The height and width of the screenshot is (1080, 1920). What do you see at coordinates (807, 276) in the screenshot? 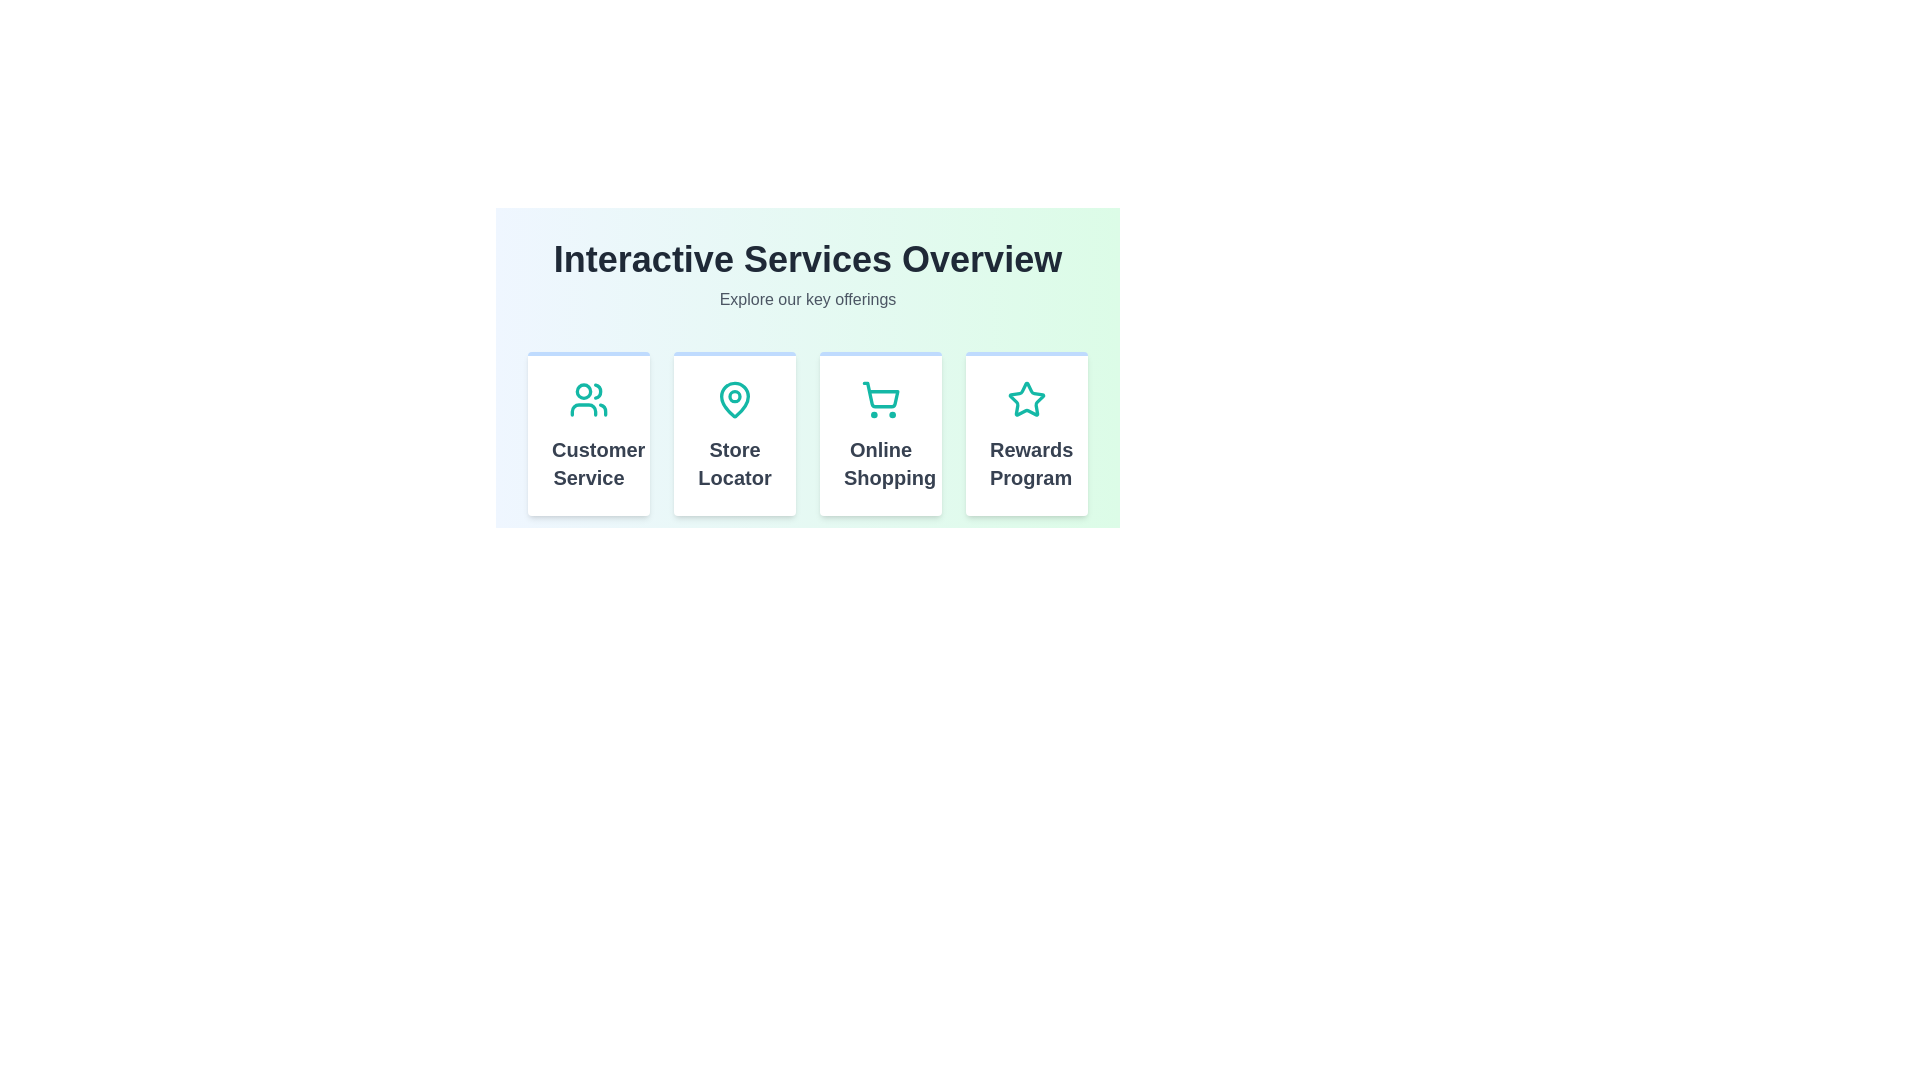
I see `text block located at the top center of the interface, which serves as a title and subtitle summarizing the services offered below` at bounding box center [807, 276].